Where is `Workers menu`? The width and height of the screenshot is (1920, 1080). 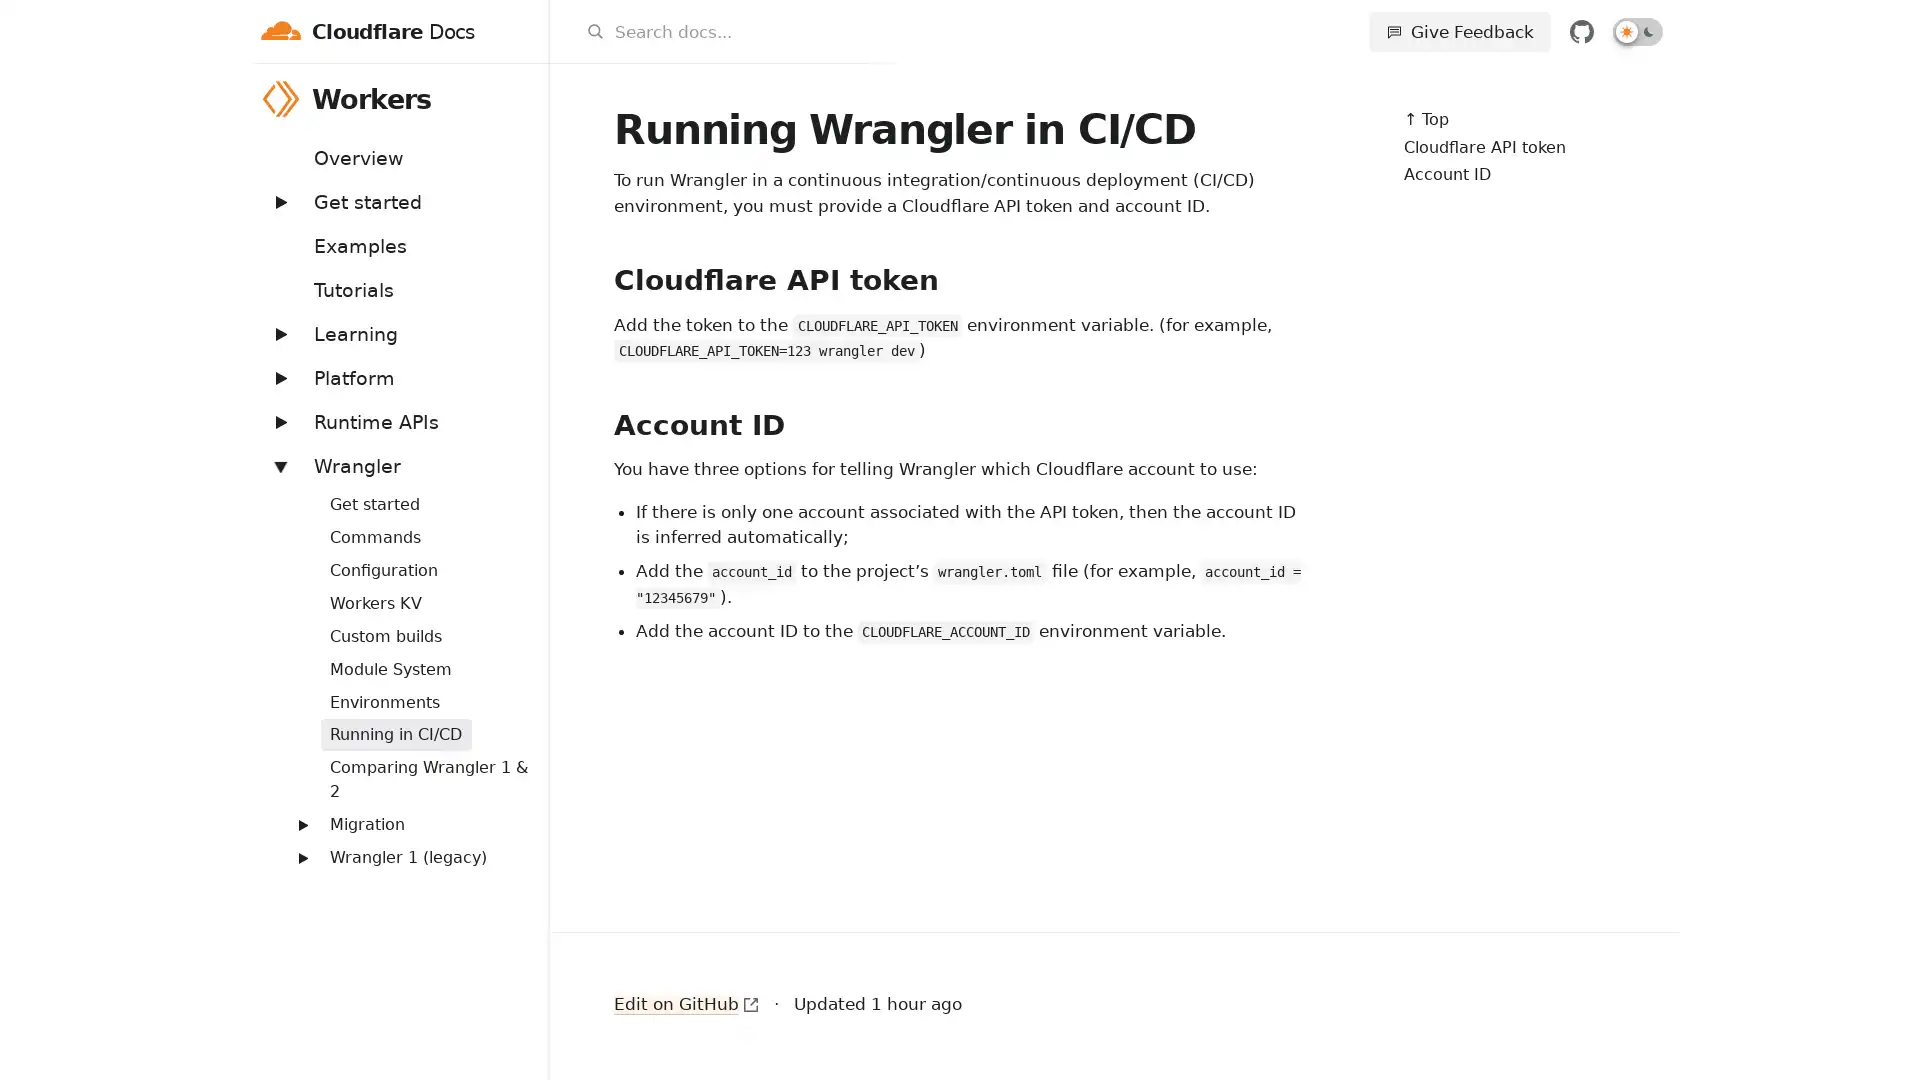
Workers menu is located at coordinates (522, 98).